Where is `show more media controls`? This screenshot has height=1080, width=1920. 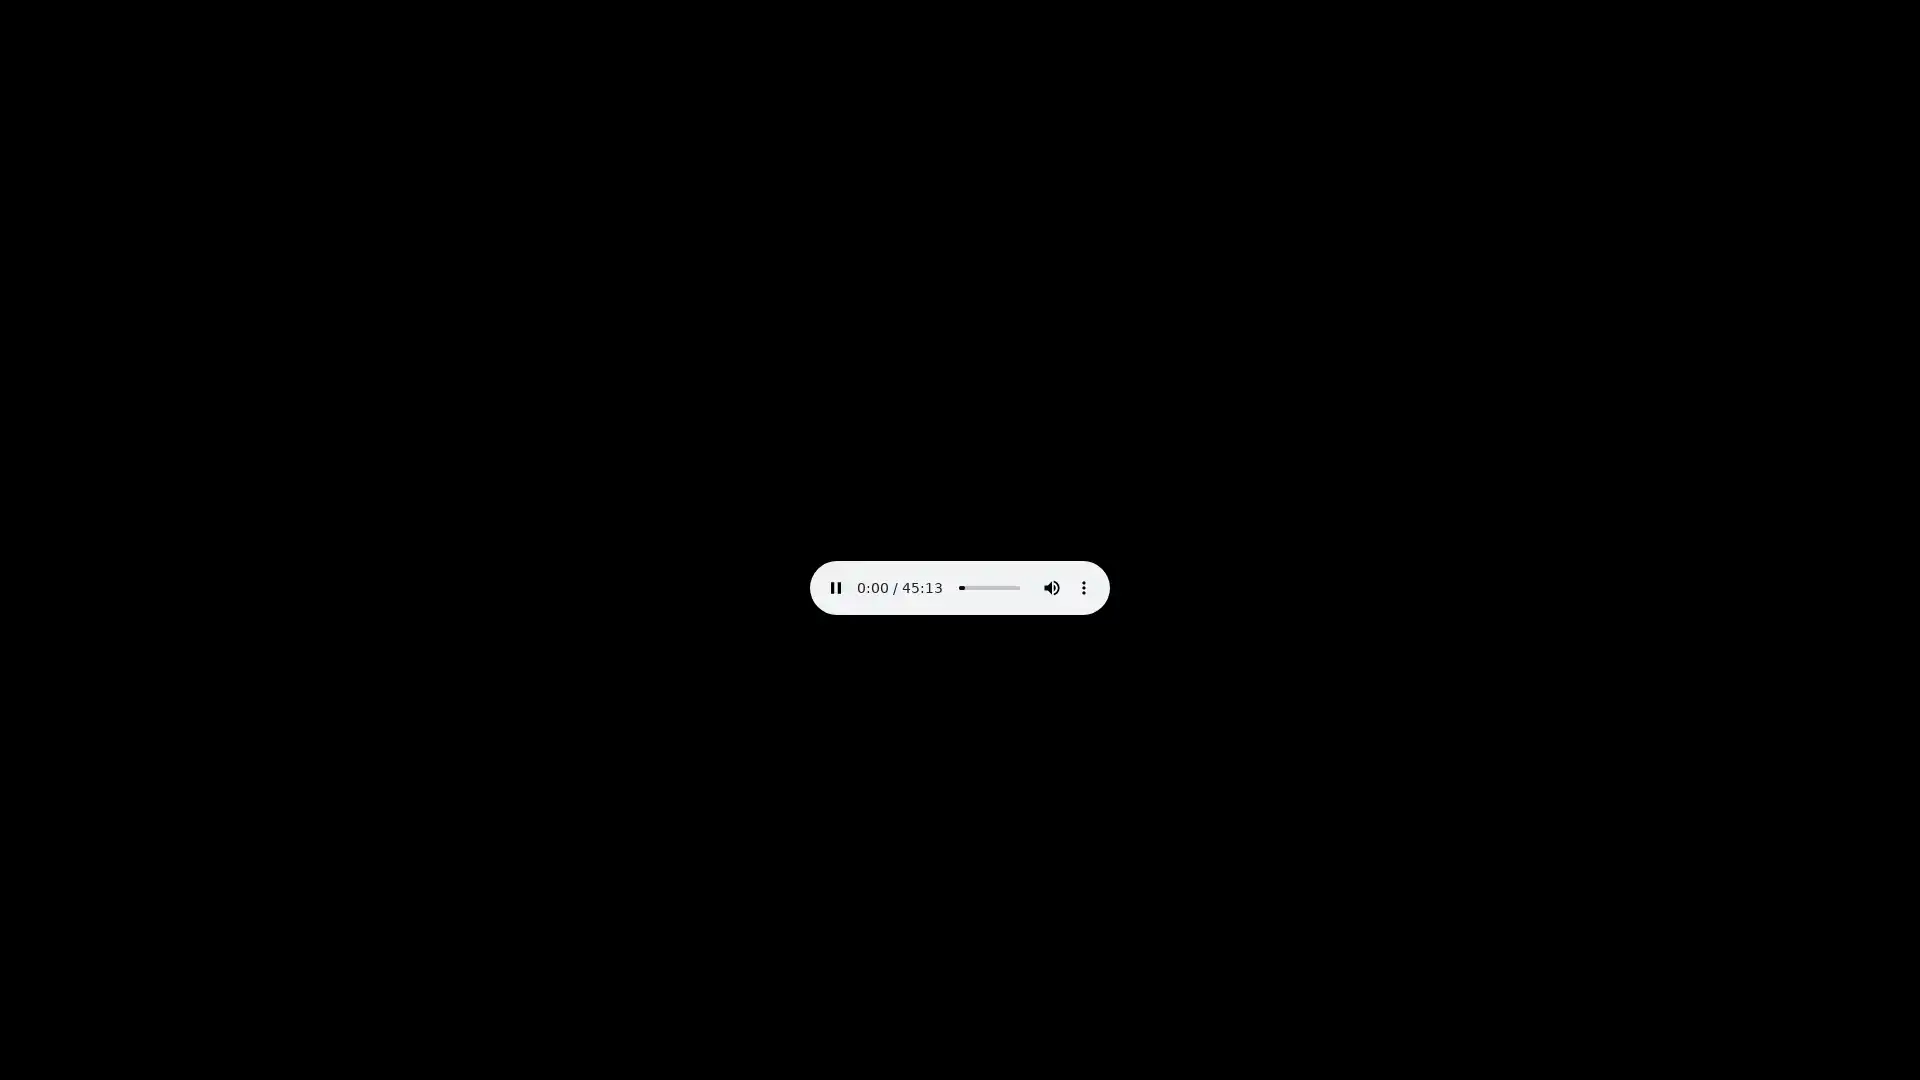
show more media controls is located at coordinates (1083, 586).